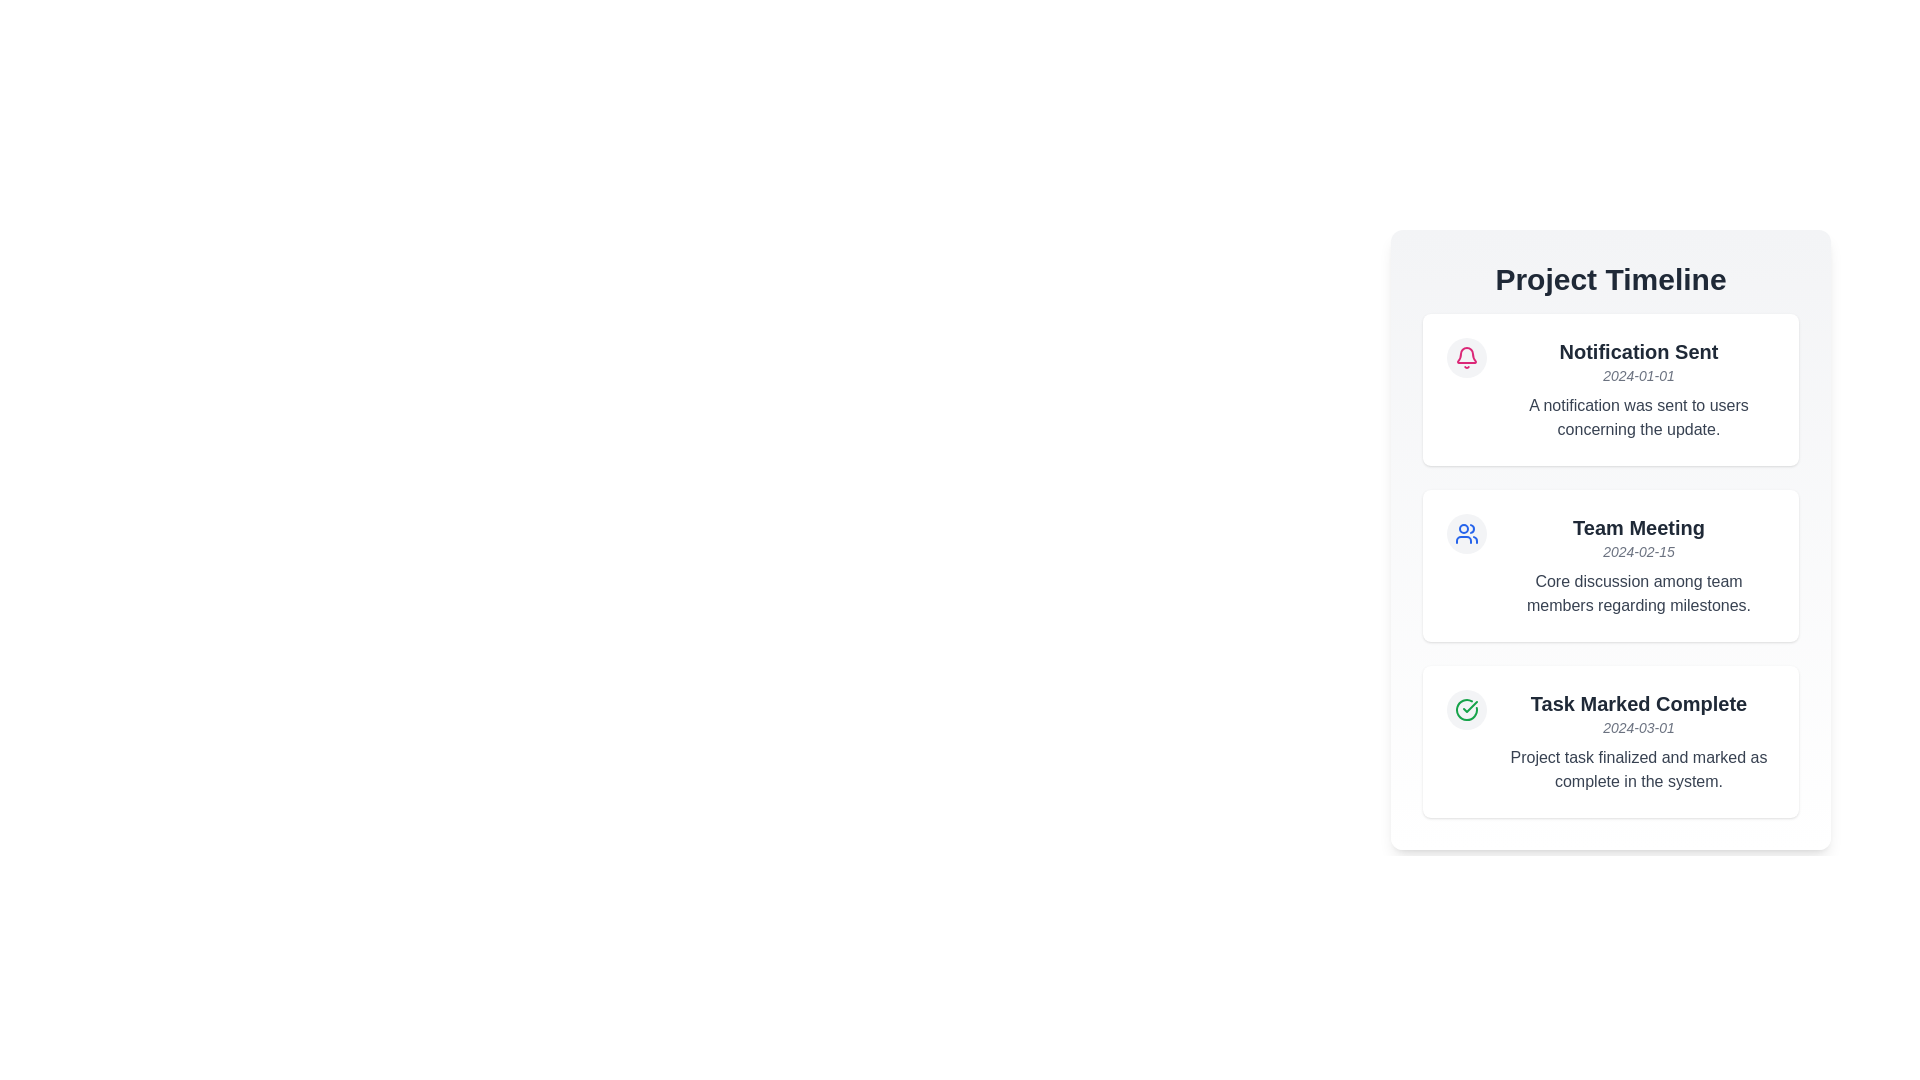  I want to click on the timestamp text label that indicates the date associated with the task completion, positioned below 'Task Marked Complete' and above the description 'Project task finalized and marked as complete in the system.', so click(1638, 728).